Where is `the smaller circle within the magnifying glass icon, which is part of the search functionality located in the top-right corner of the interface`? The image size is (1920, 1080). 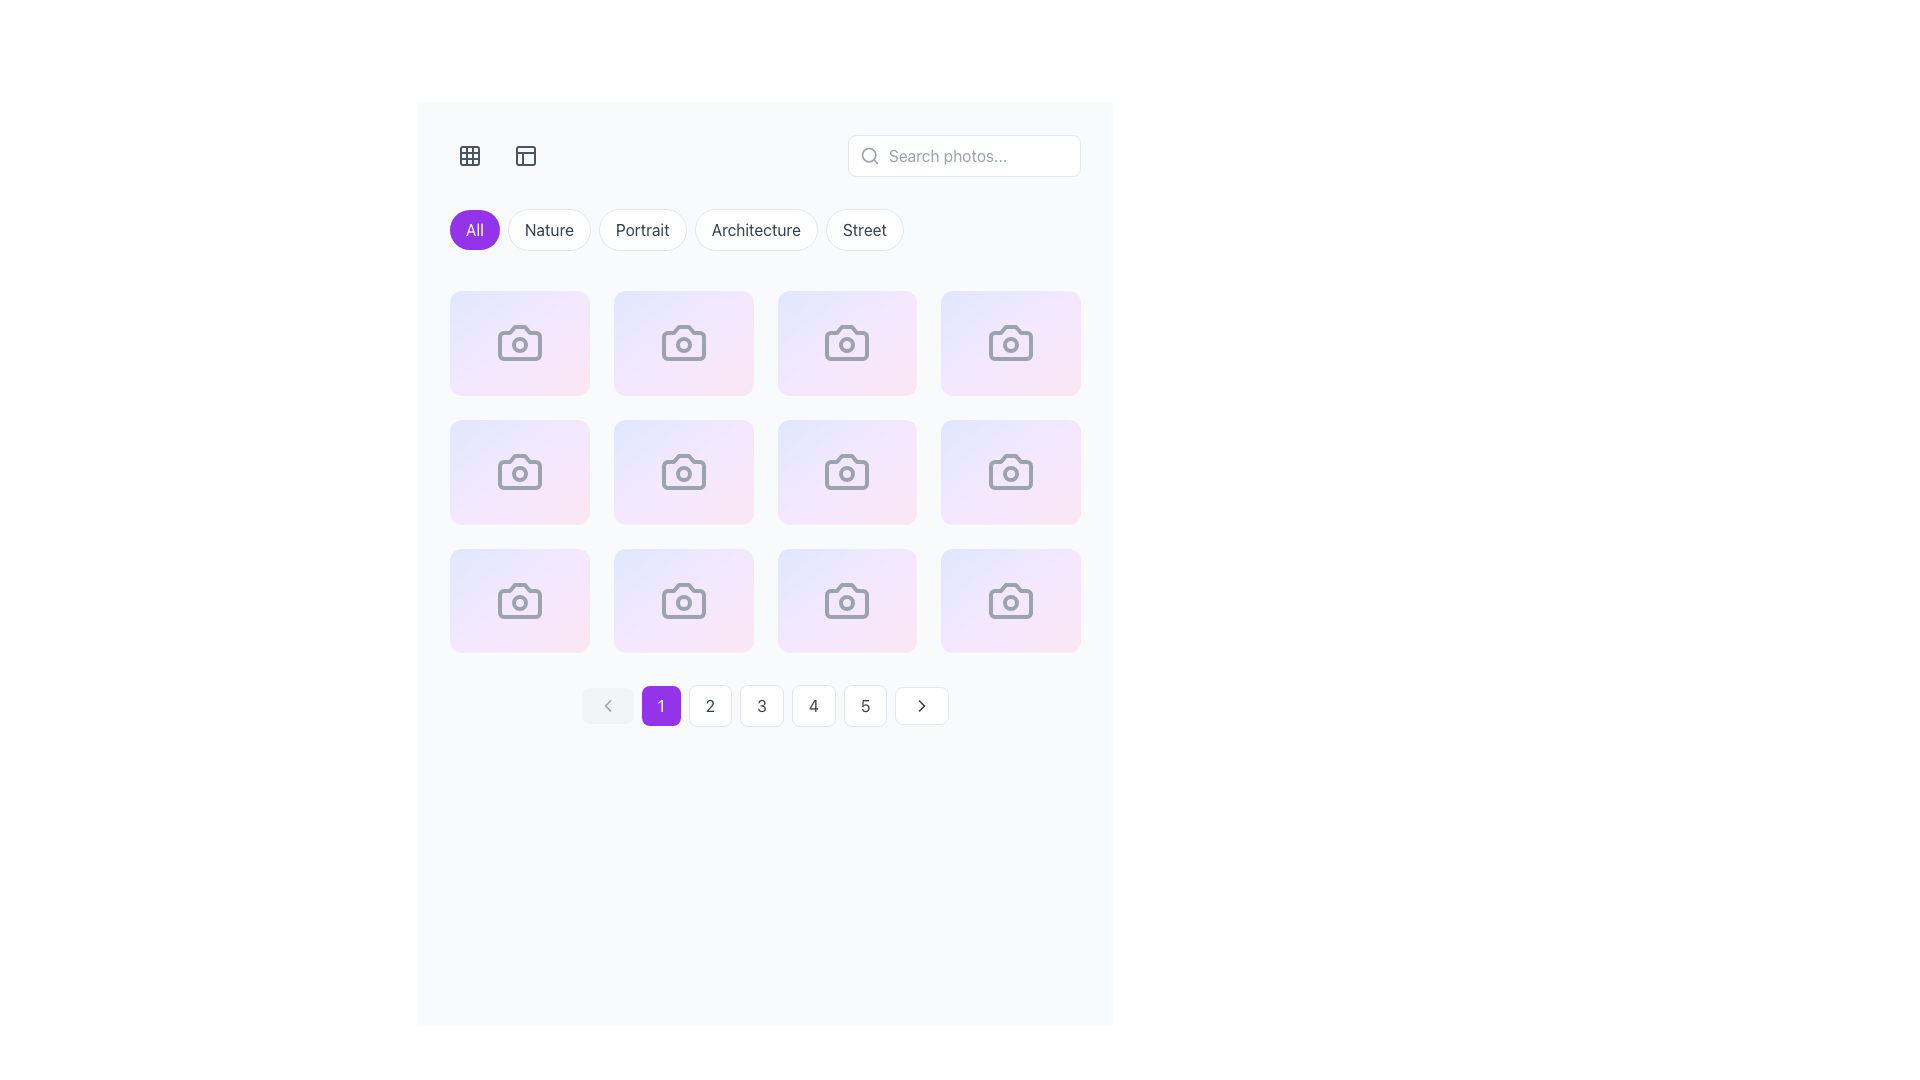 the smaller circle within the magnifying glass icon, which is part of the search functionality located in the top-right corner of the interface is located at coordinates (869, 154).